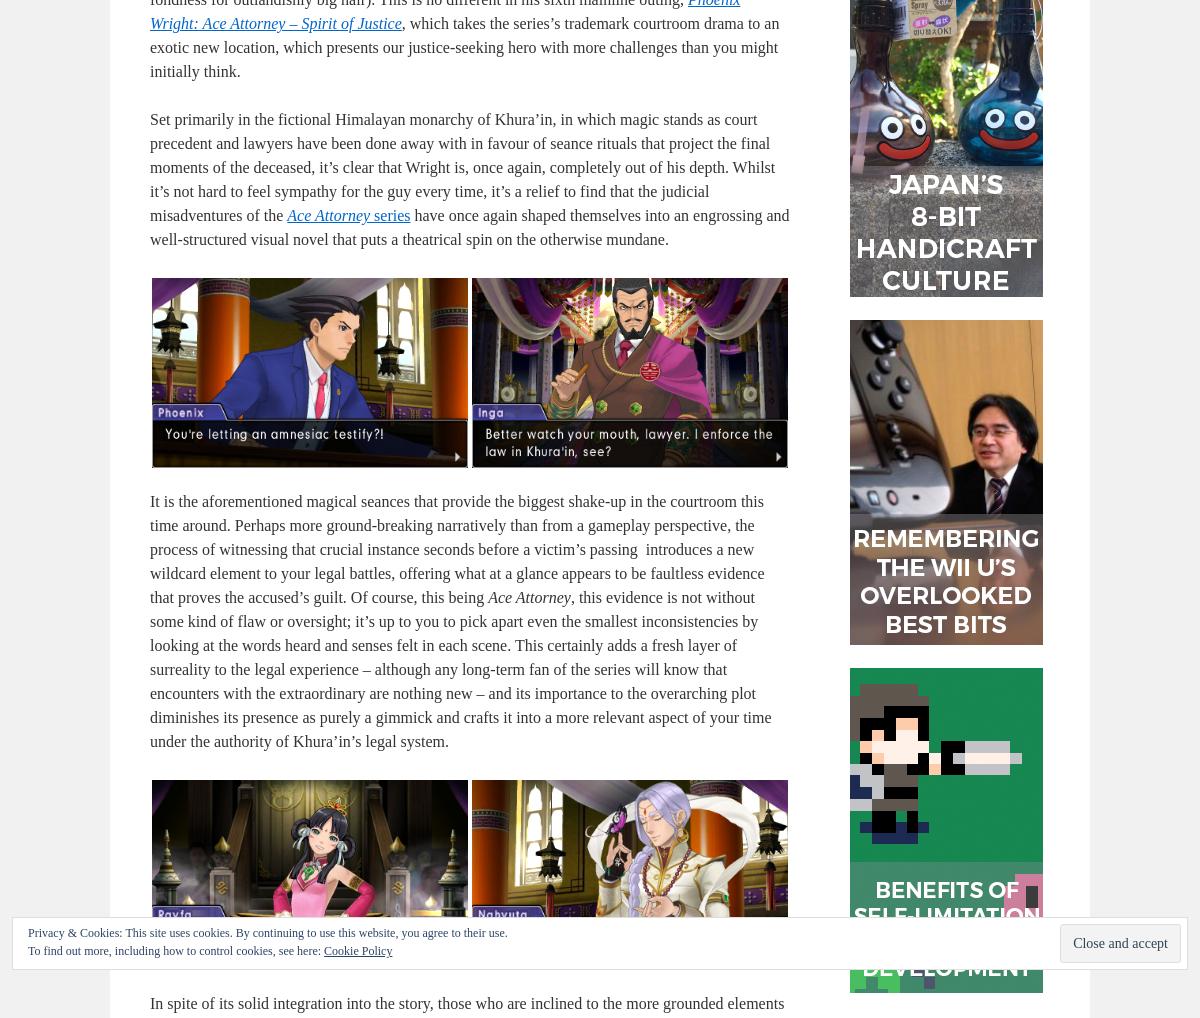  What do you see at coordinates (390, 214) in the screenshot?
I see `'series'` at bounding box center [390, 214].